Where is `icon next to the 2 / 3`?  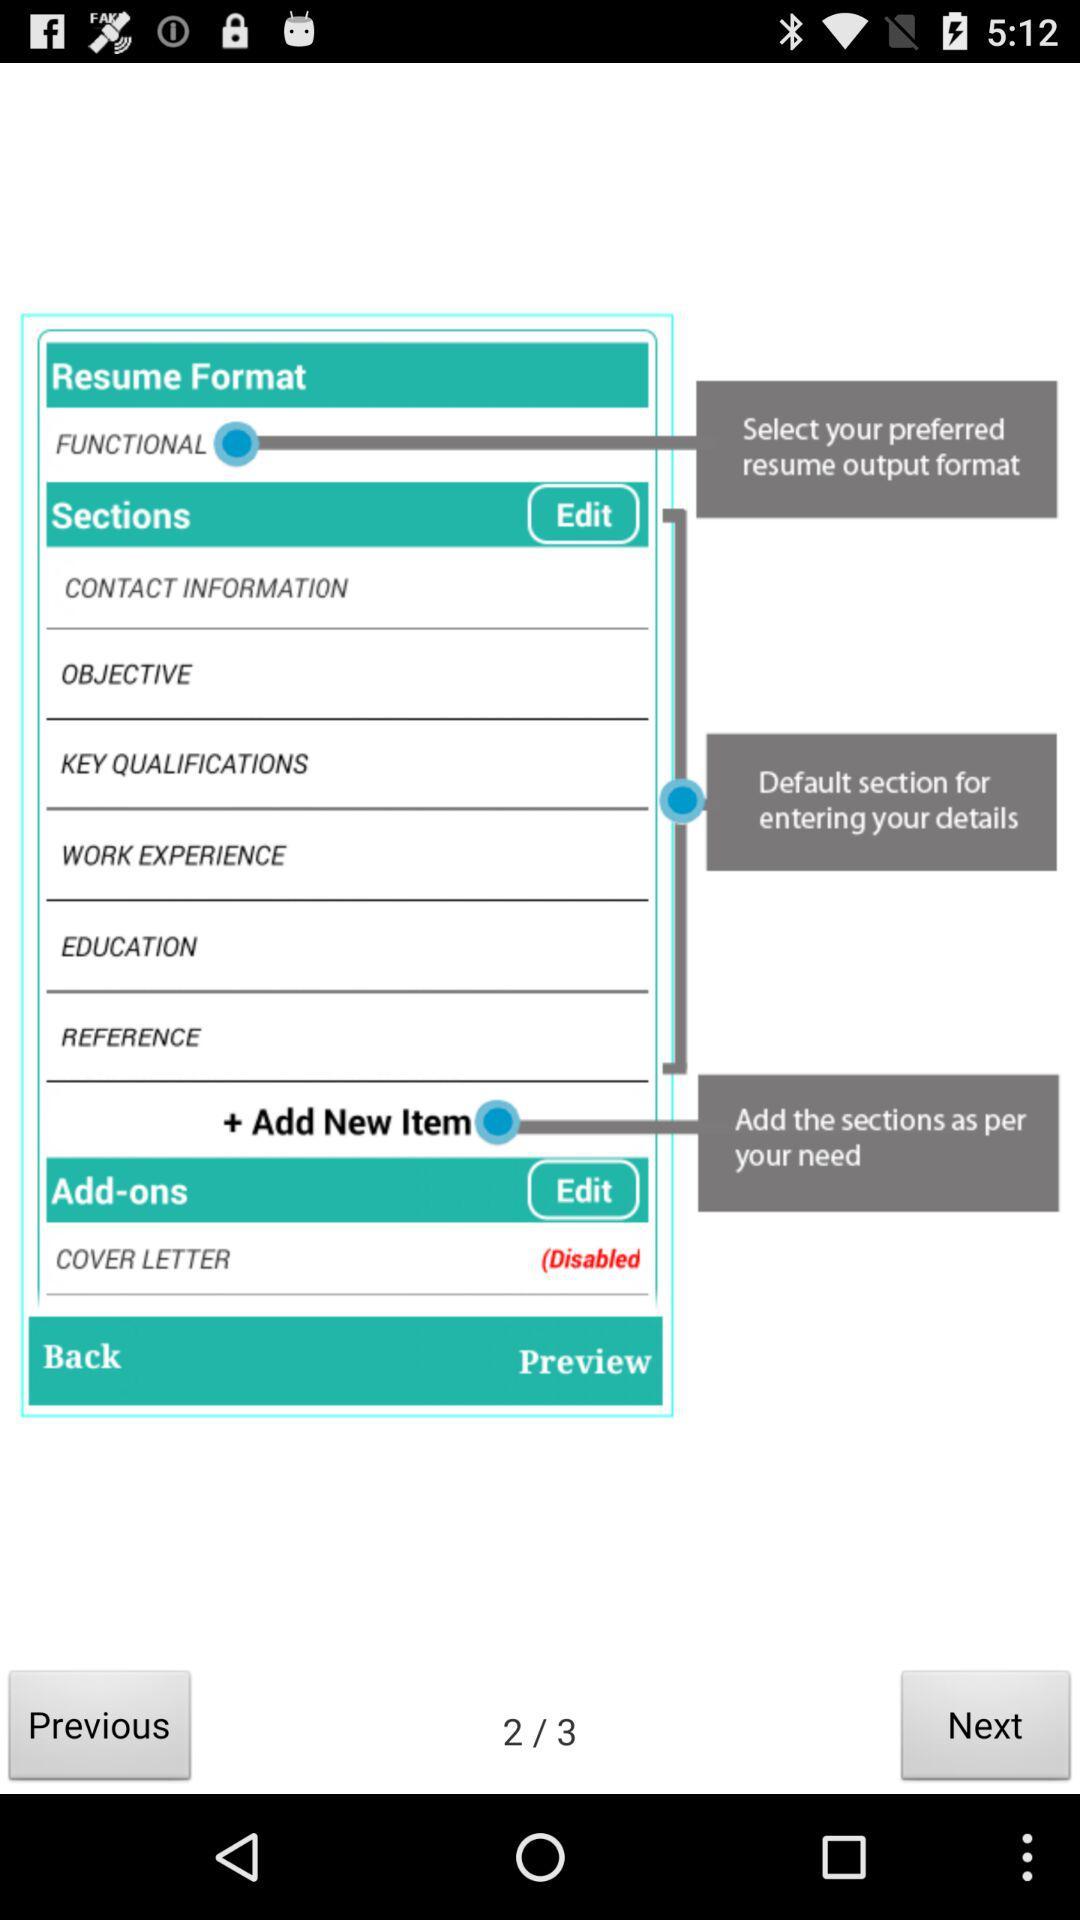
icon next to the 2 / 3 is located at coordinates (985, 1730).